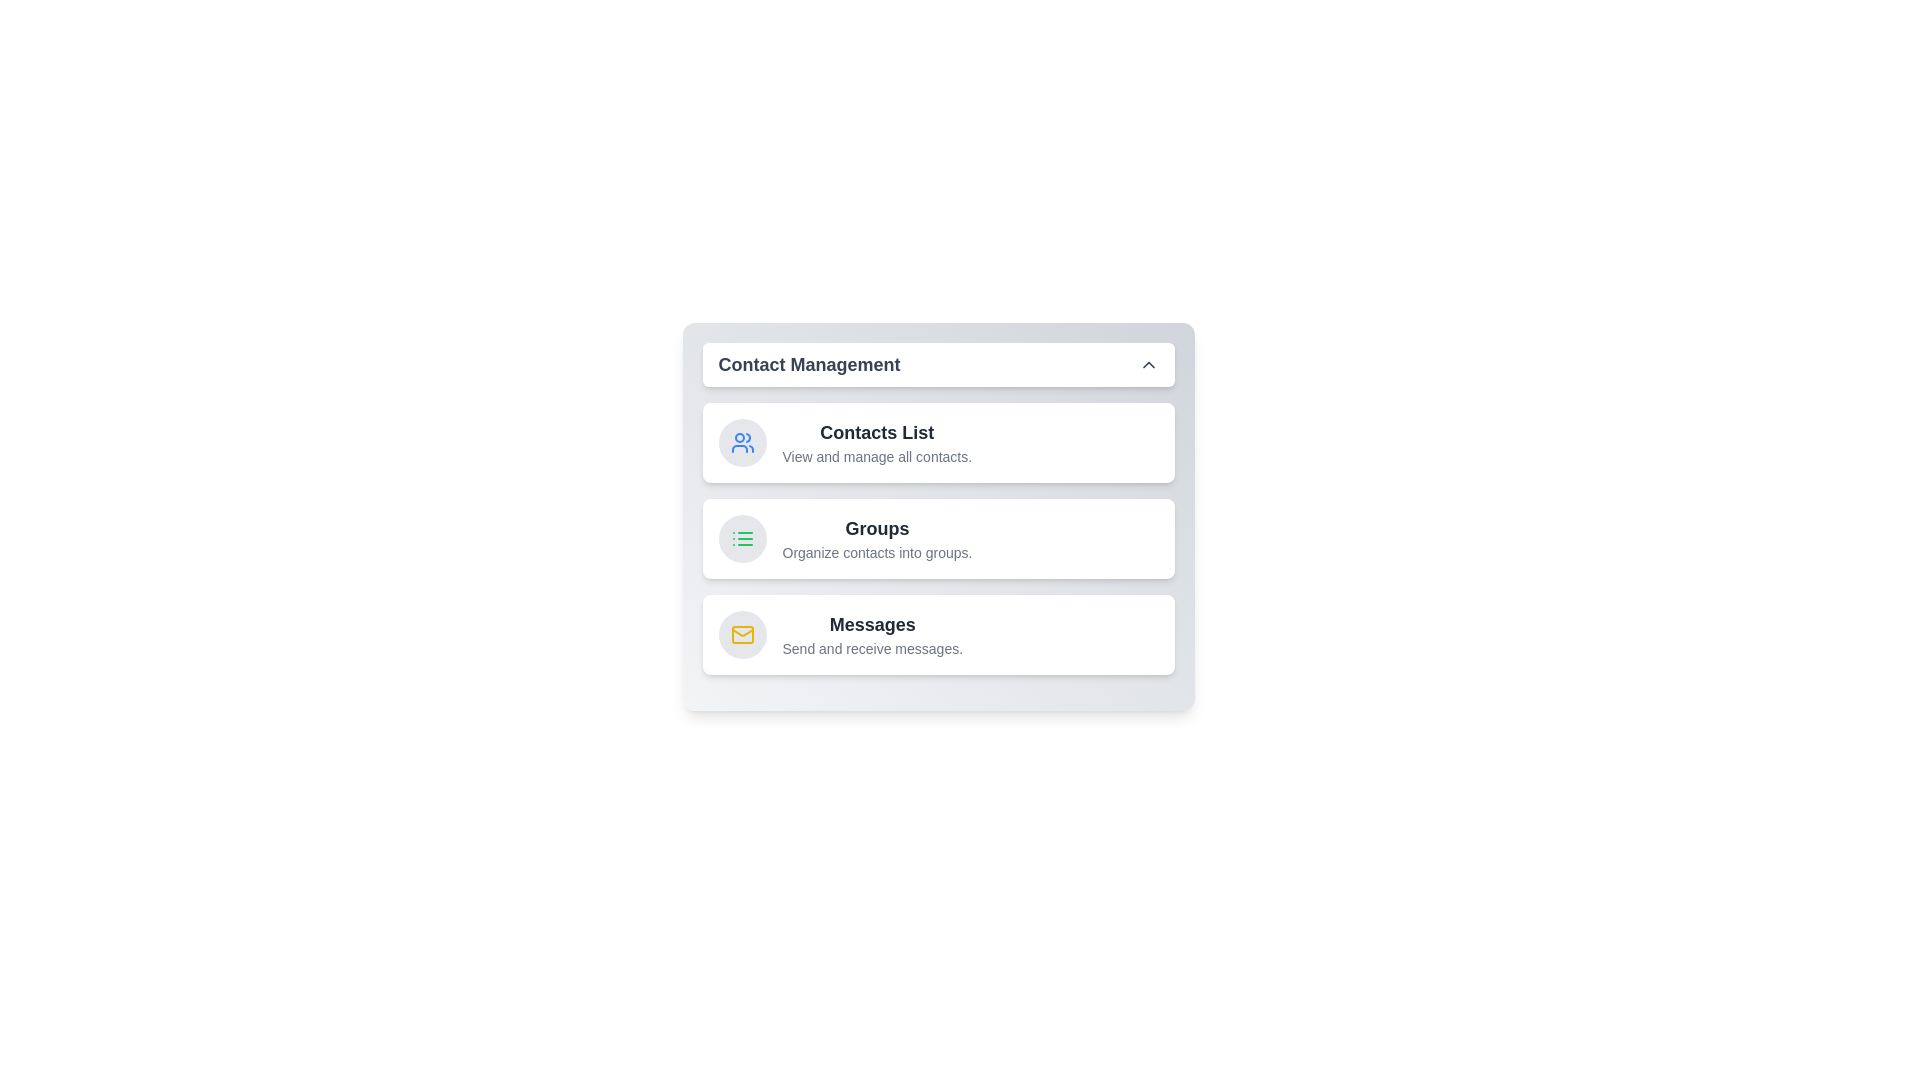 This screenshot has width=1920, height=1080. I want to click on the menu item Groups to view its hover effect, so click(937, 538).